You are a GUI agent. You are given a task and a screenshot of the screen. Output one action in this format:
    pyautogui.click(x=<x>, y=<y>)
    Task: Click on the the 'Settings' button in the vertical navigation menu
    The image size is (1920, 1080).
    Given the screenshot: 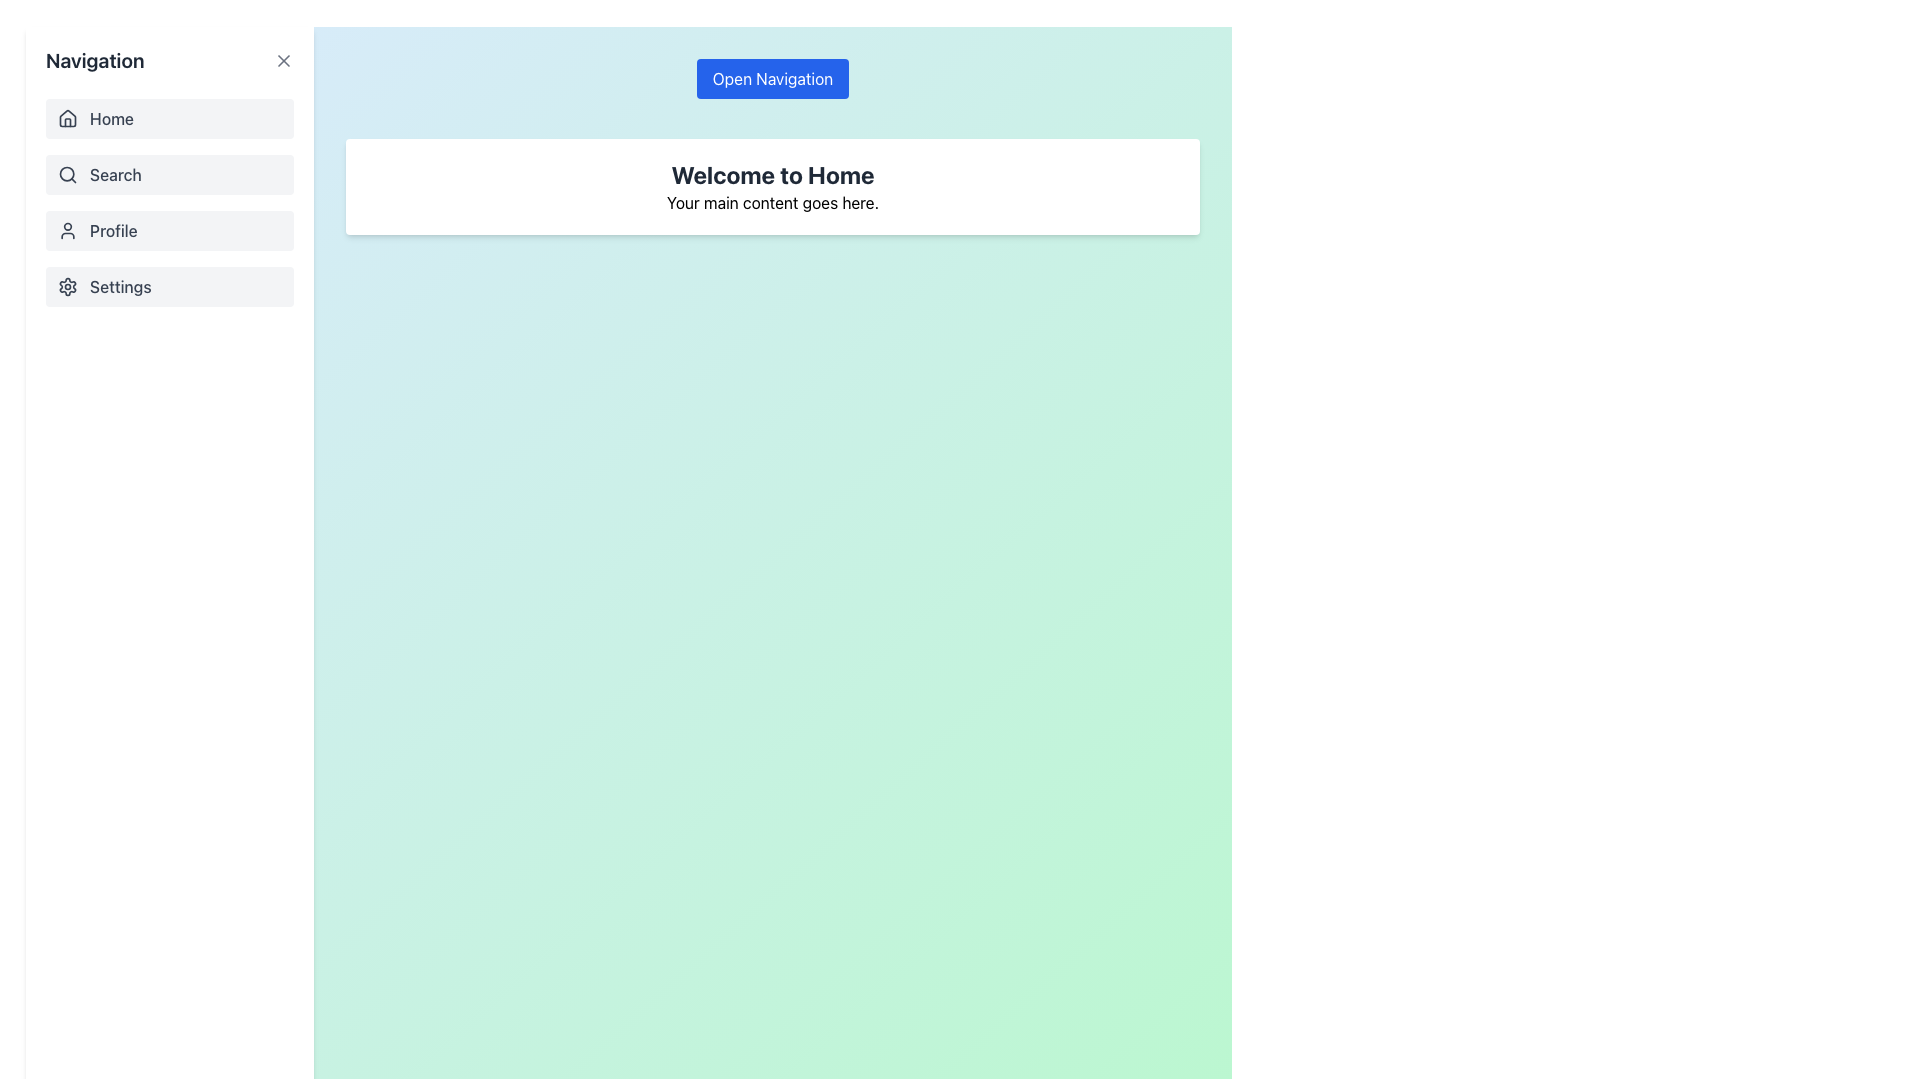 What is the action you would take?
    pyautogui.click(x=169, y=286)
    